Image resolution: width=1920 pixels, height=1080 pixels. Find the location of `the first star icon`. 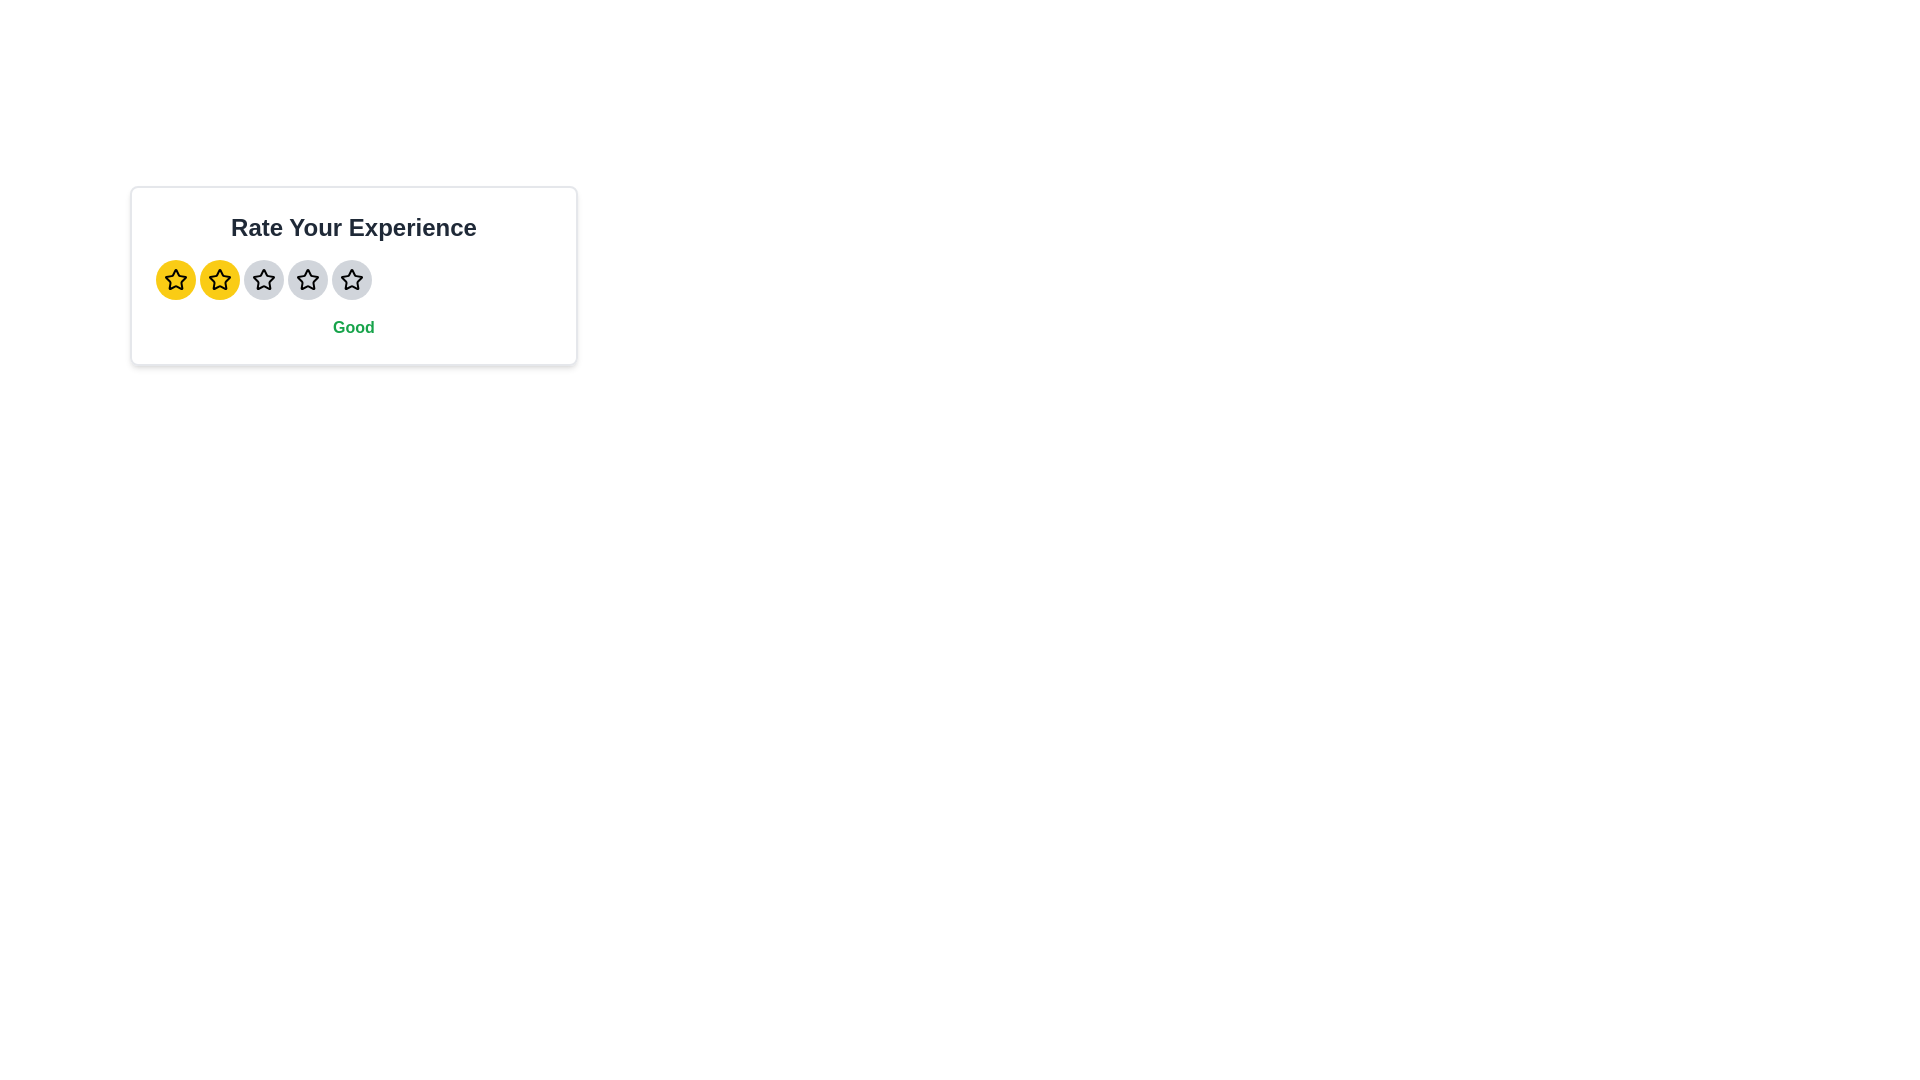

the first star icon is located at coordinates (176, 279).